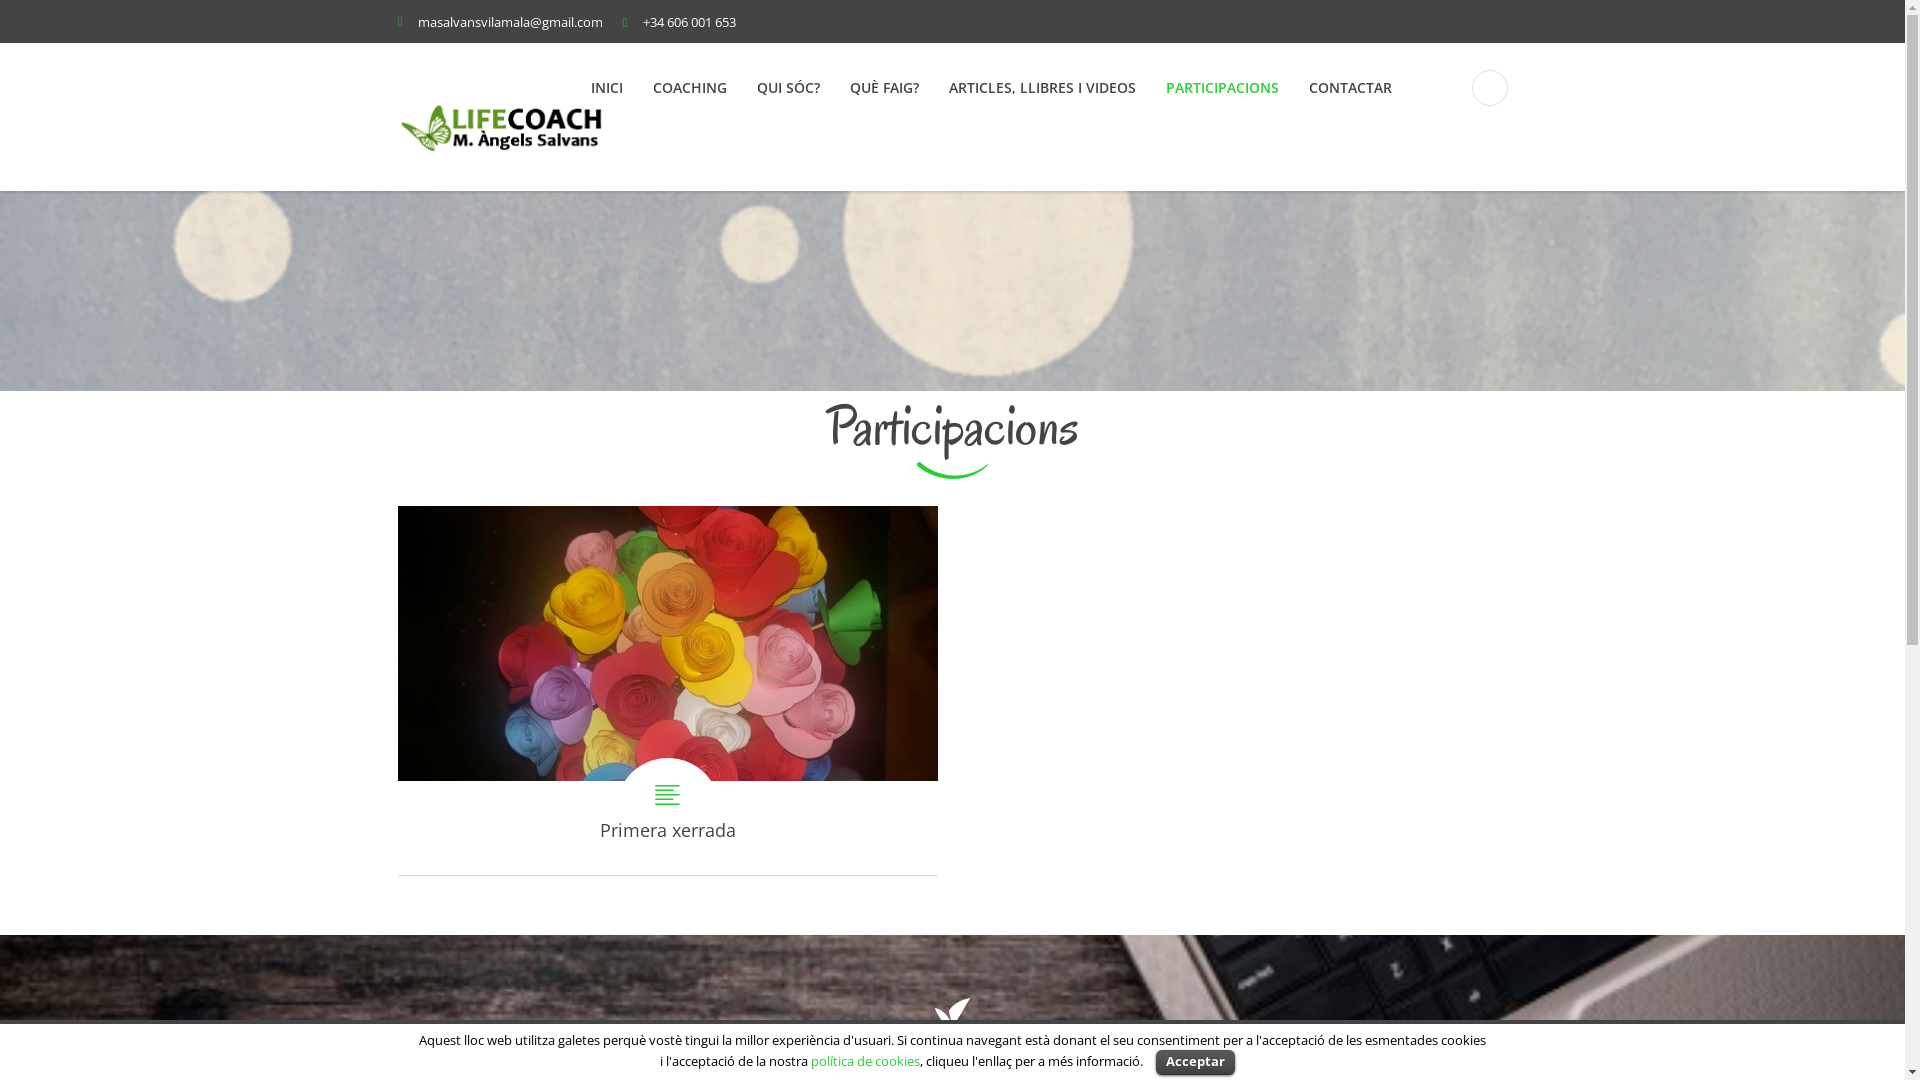 Image resolution: width=1920 pixels, height=1080 pixels. What do you see at coordinates (416, 20) in the screenshot?
I see `'masalvansvilamala@gmail.com'` at bounding box center [416, 20].